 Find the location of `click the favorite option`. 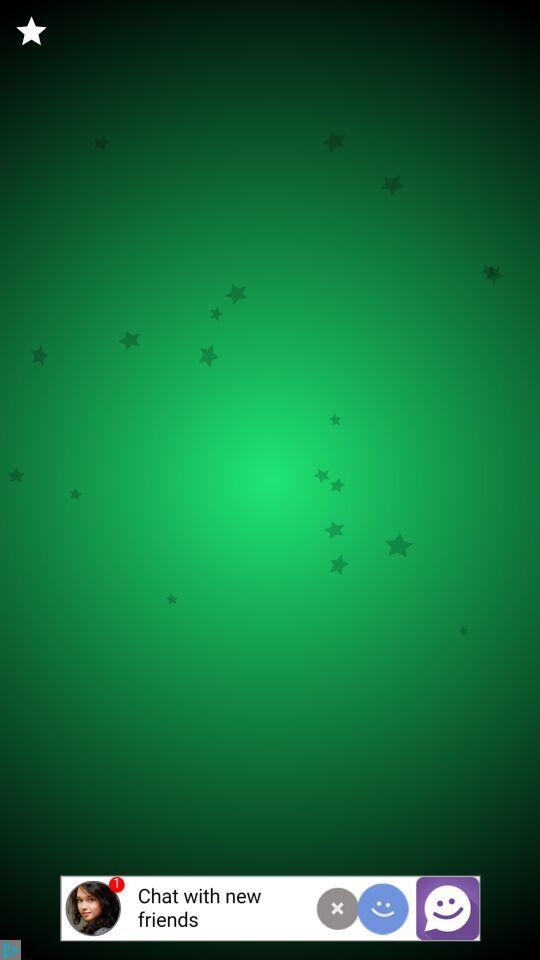

click the favorite option is located at coordinates (30, 30).